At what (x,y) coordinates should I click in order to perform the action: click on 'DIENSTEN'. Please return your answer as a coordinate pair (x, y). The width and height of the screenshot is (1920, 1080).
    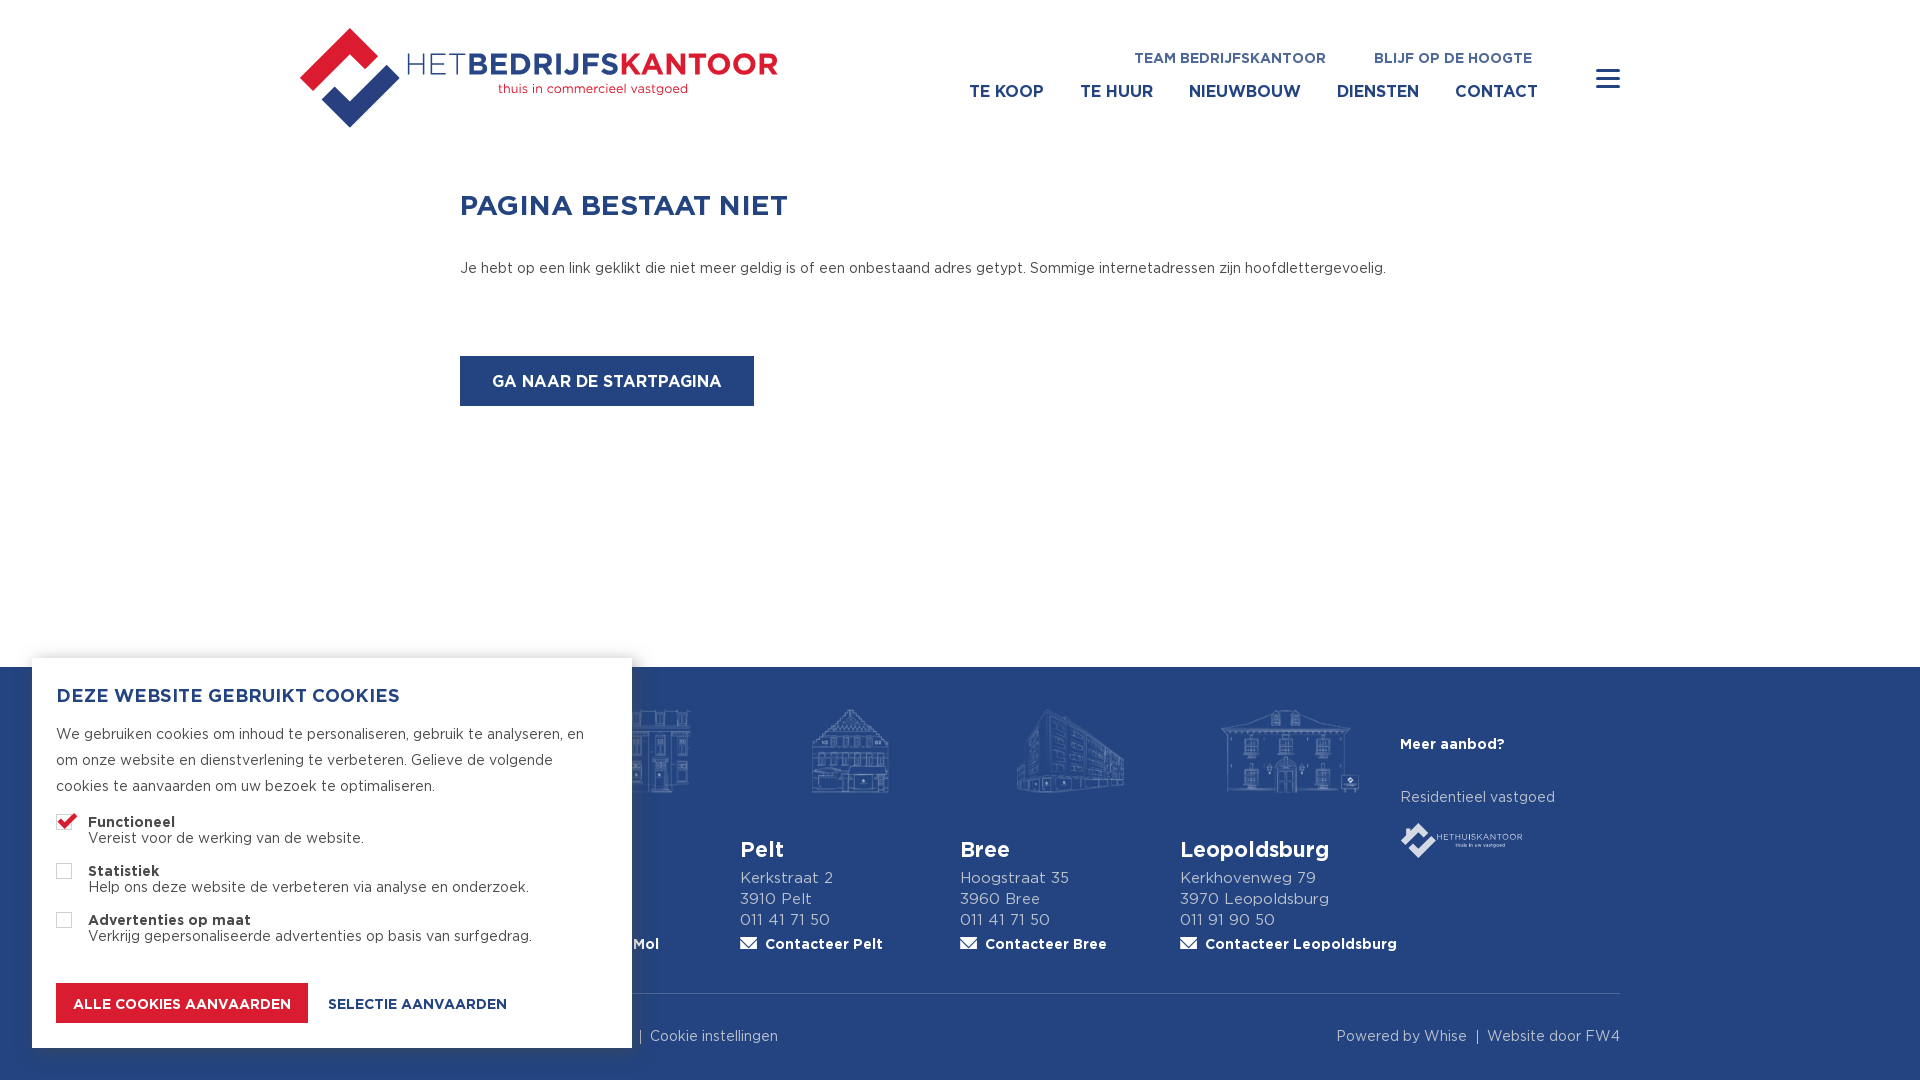
    Looking at the image, I should click on (1376, 91).